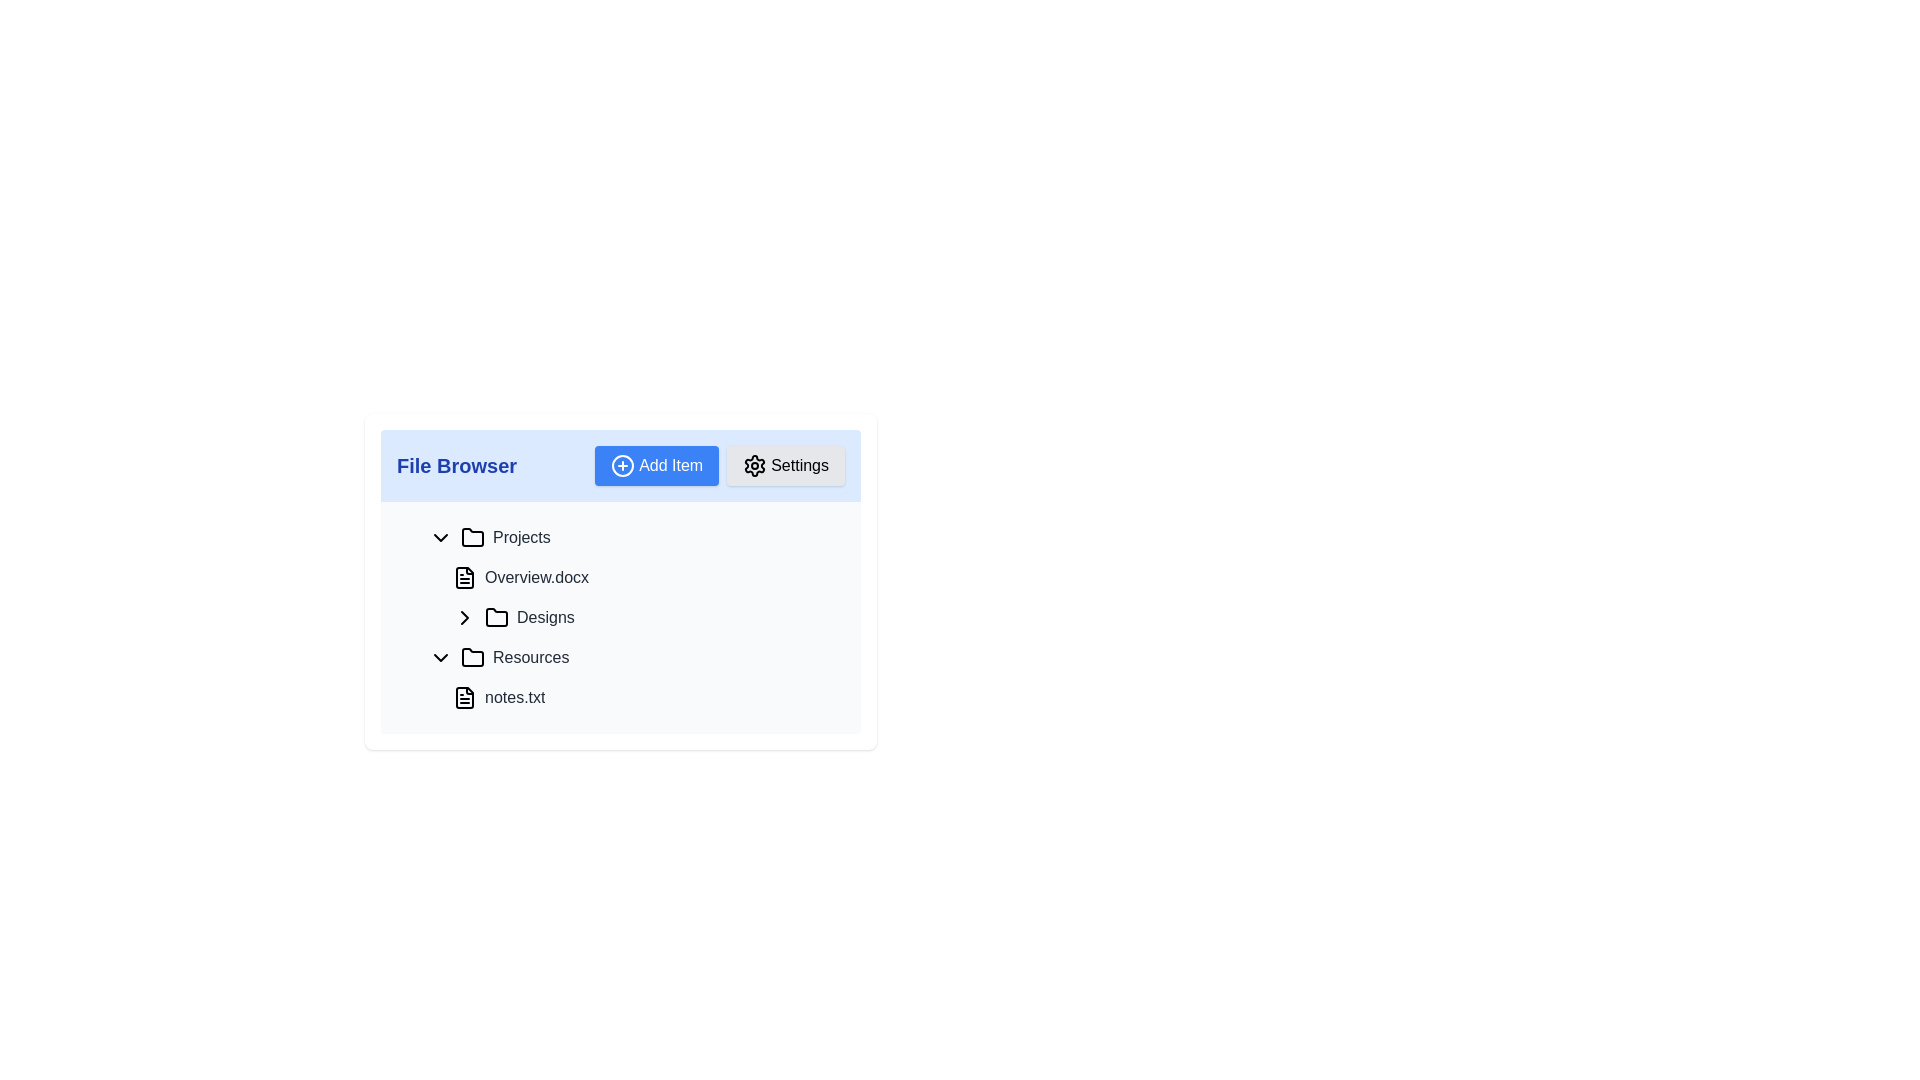 This screenshot has height=1080, width=1920. I want to click on the settings icon located in the top right corner of the file browser interface, so click(754, 466).